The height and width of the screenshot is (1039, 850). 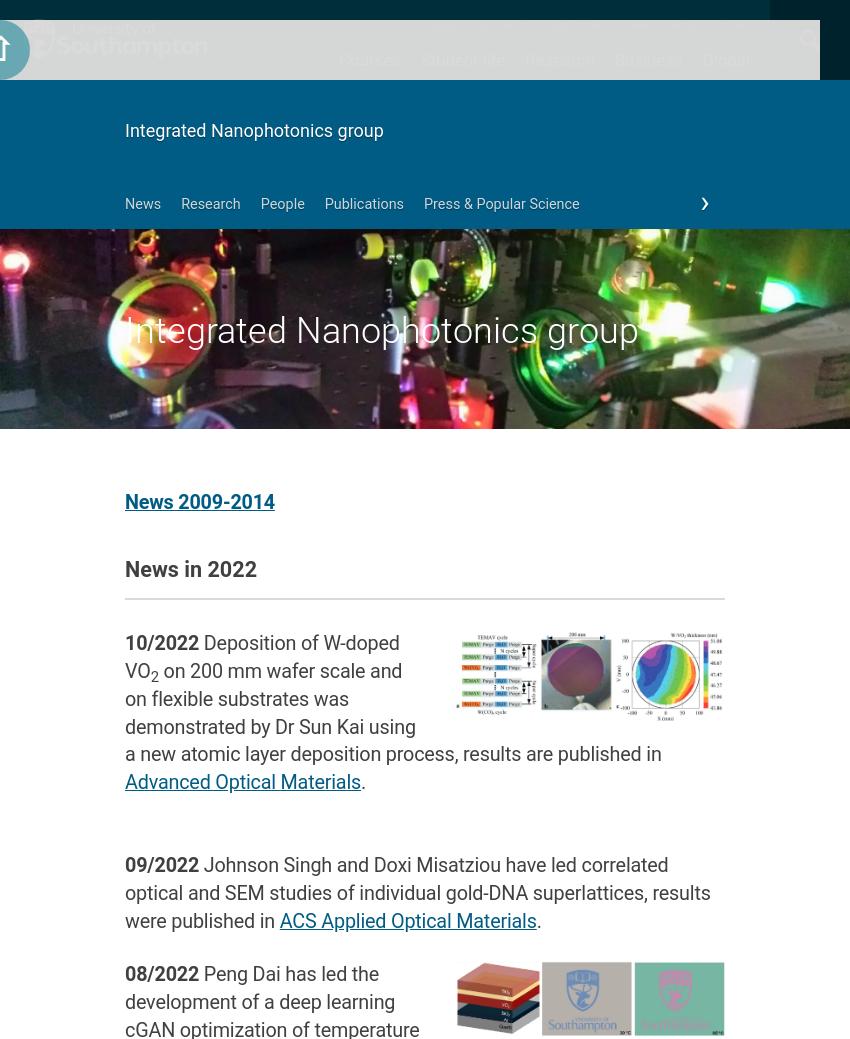 I want to click on 'Research', so click(x=559, y=58).